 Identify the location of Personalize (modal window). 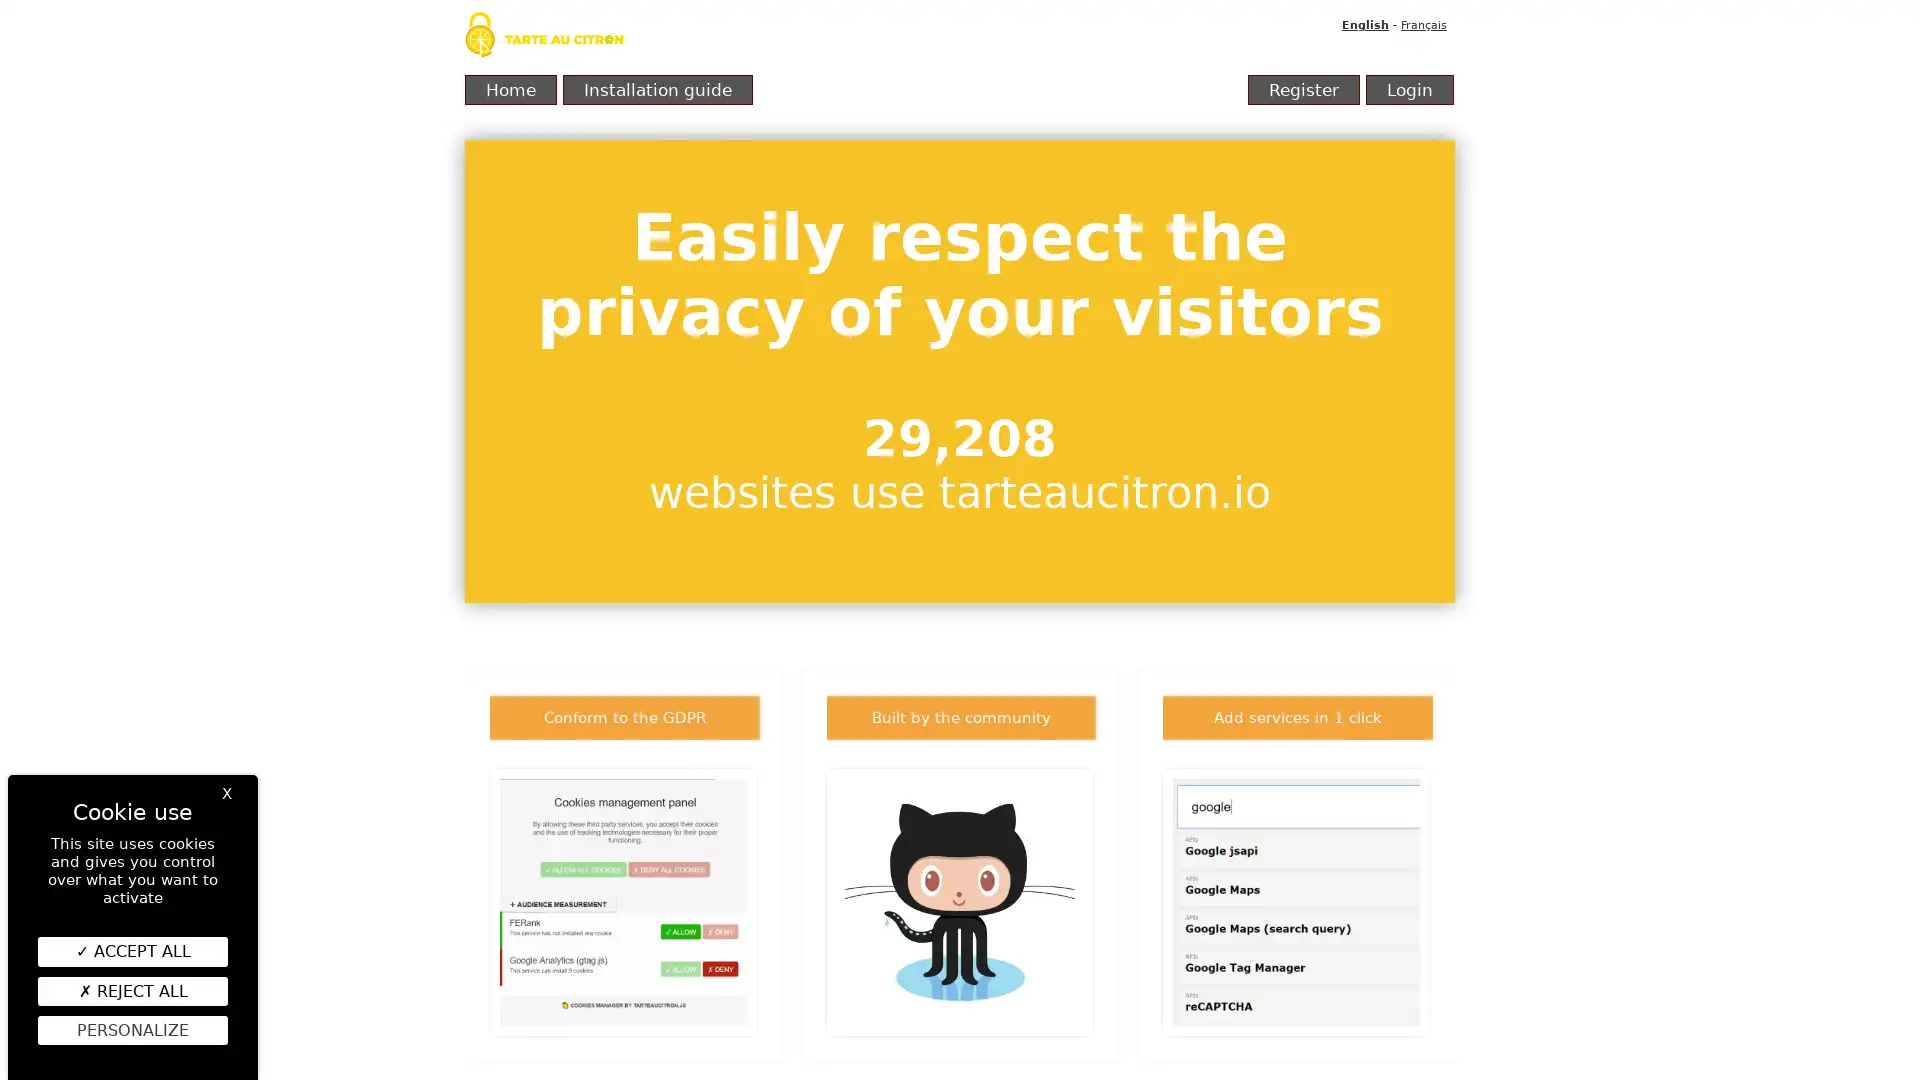
(132, 1029).